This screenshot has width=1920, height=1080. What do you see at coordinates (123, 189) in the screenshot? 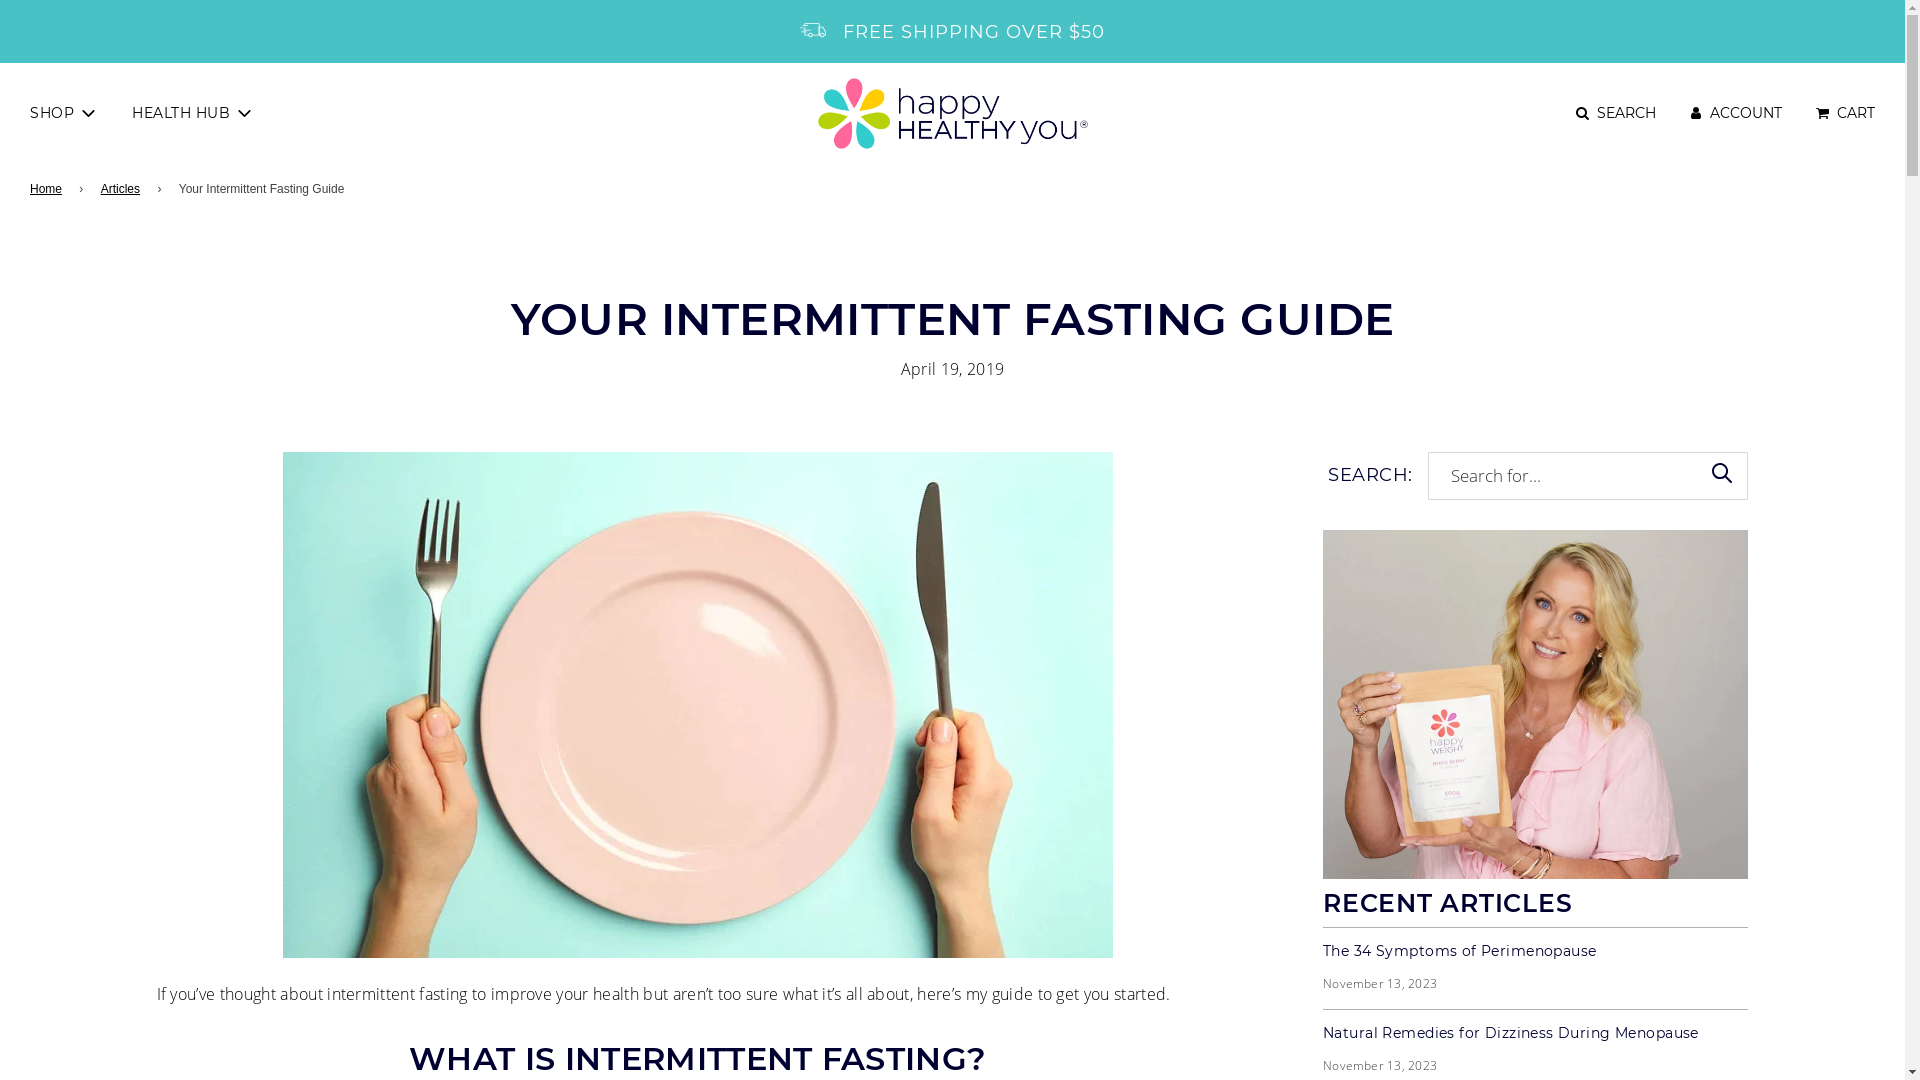
I see `'Articles'` at bounding box center [123, 189].